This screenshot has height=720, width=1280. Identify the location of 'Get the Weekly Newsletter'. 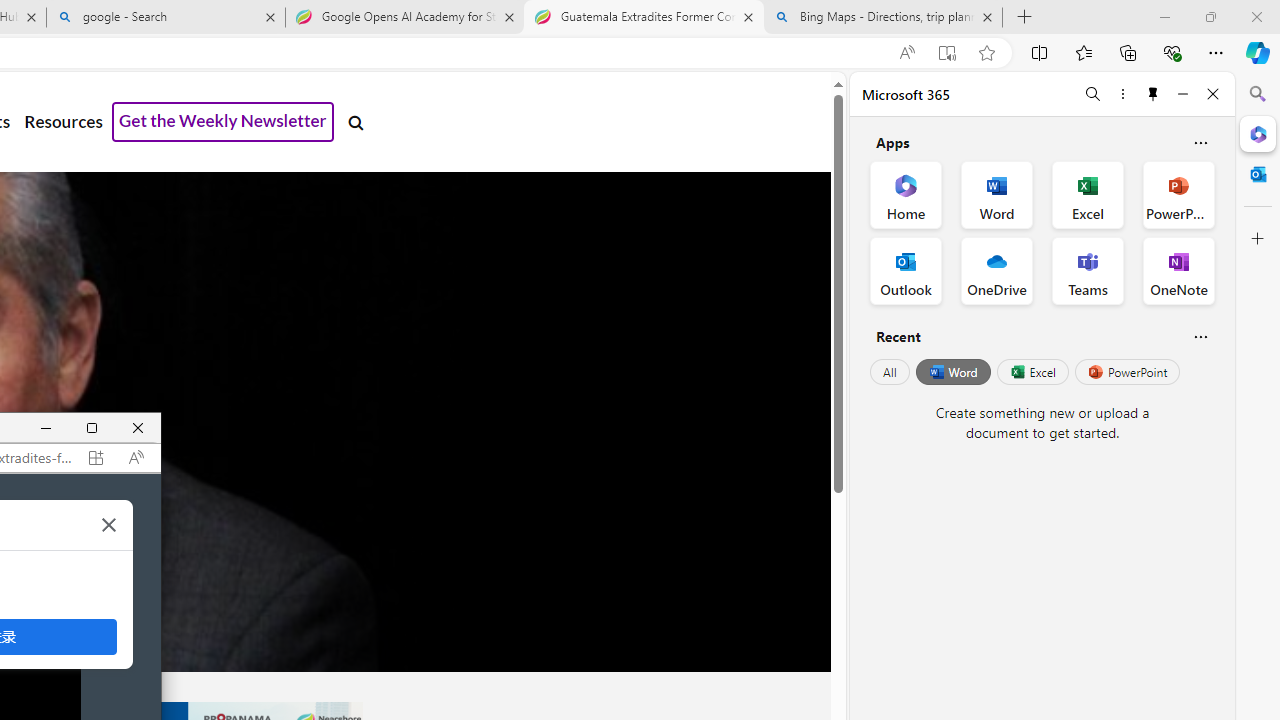
(223, 122).